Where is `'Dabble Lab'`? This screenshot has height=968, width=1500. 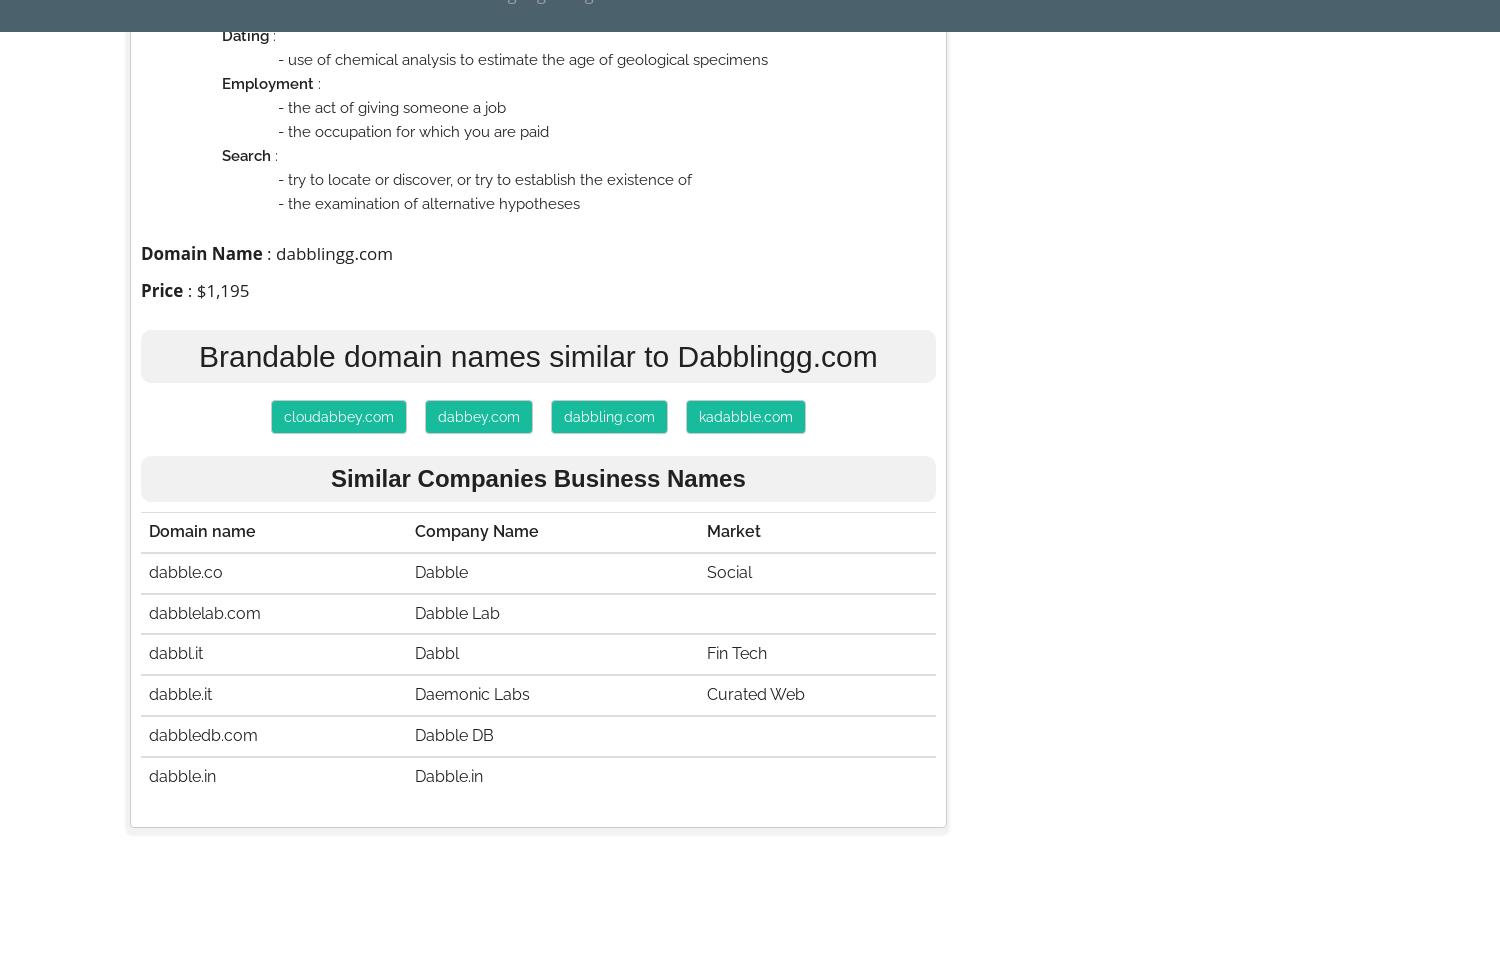 'Dabble Lab' is located at coordinates (456, 611).